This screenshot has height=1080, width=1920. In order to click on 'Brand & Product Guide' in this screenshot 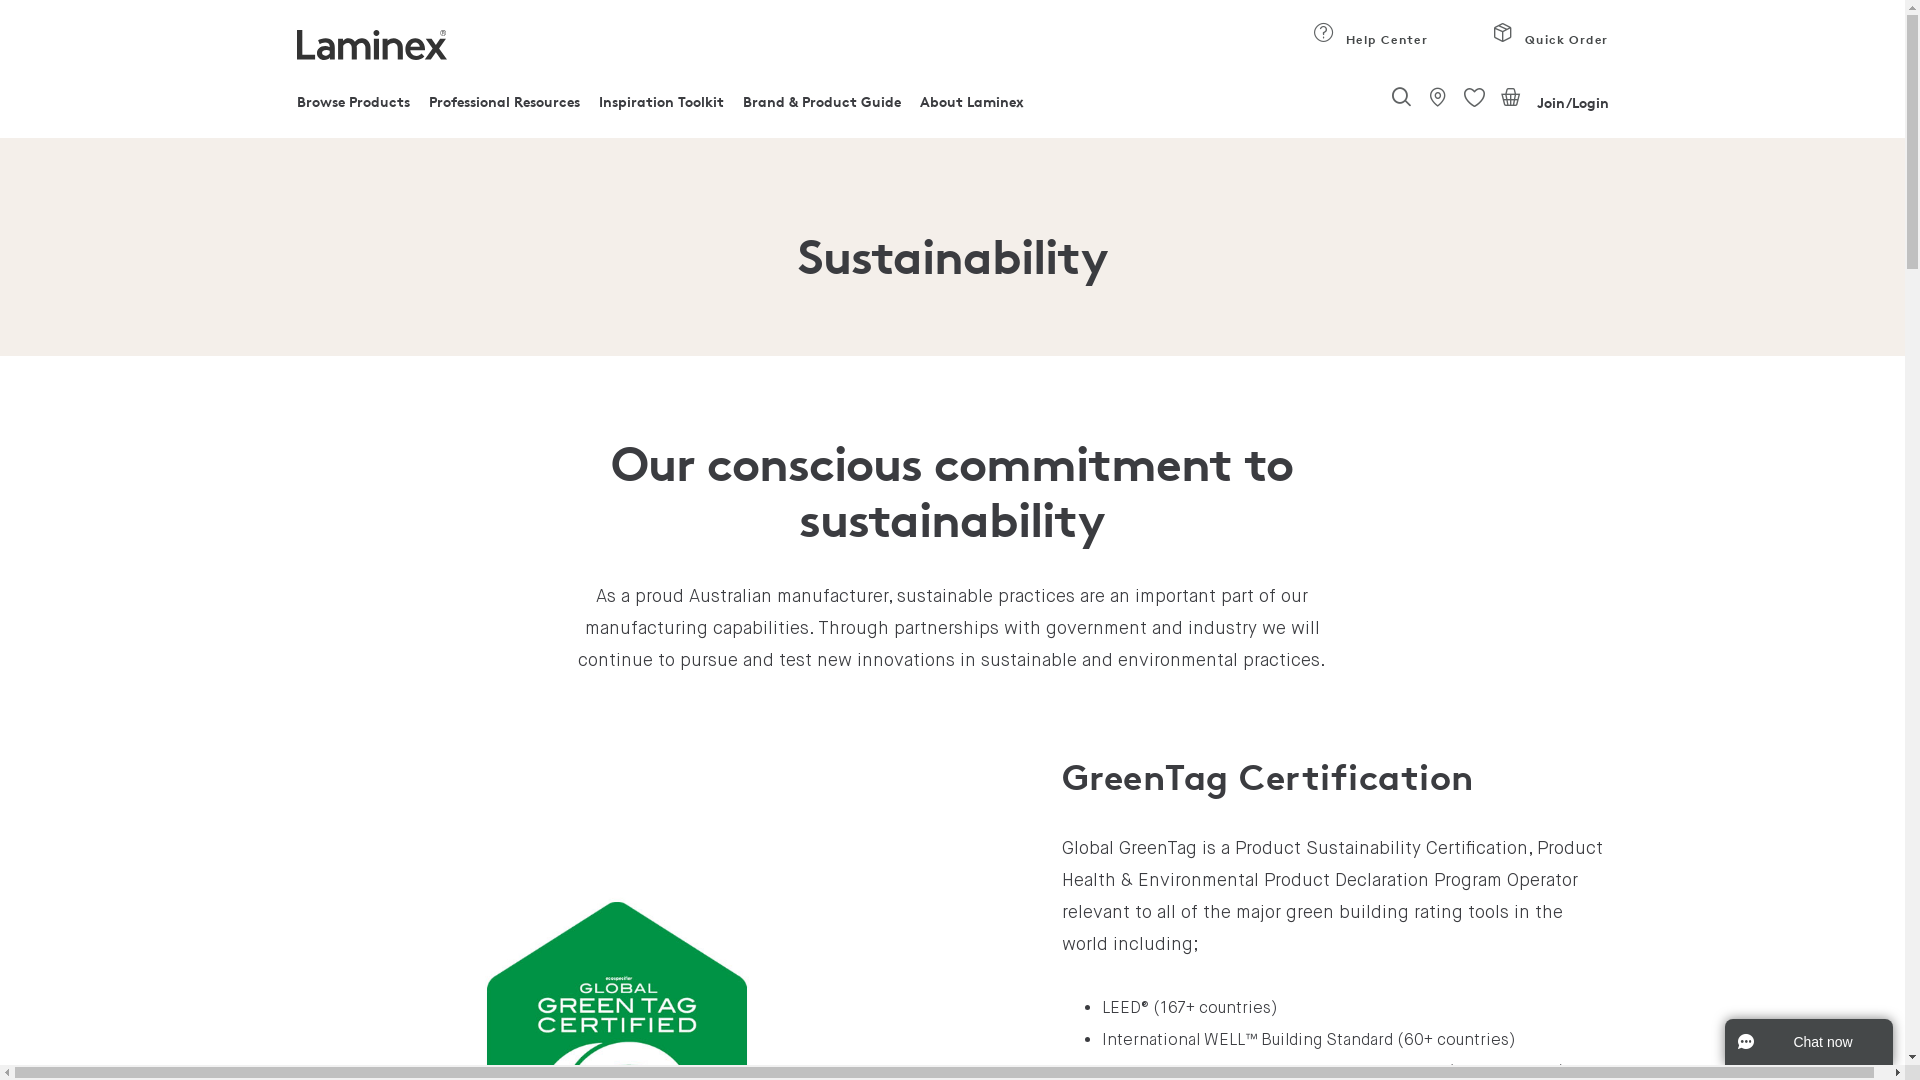, I will do `click(821, 107)`.